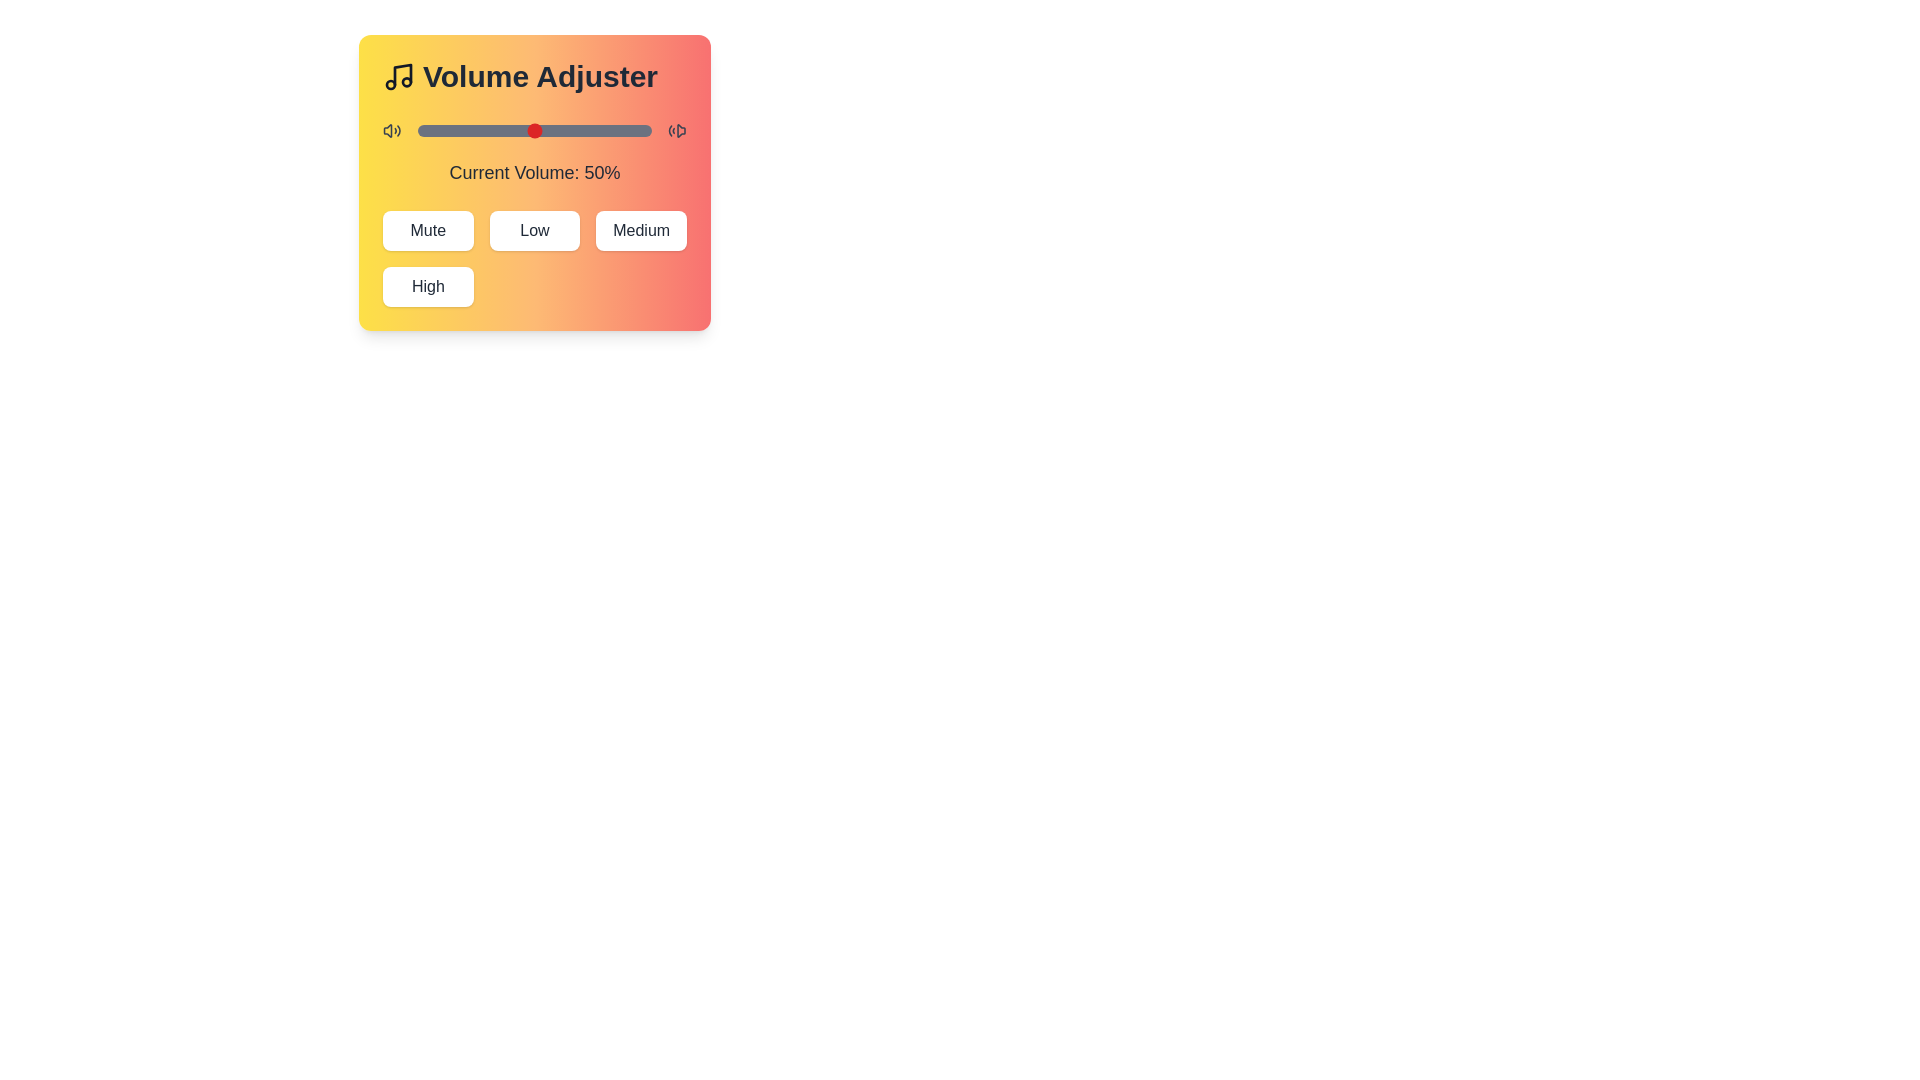 This screenshot has height=1080, width=1920. What do you see at coordinates (426, 230) in the screenshot?
I see `the Mute button to set the volume to the corresponding preset level` at bounding box center [426, 230].